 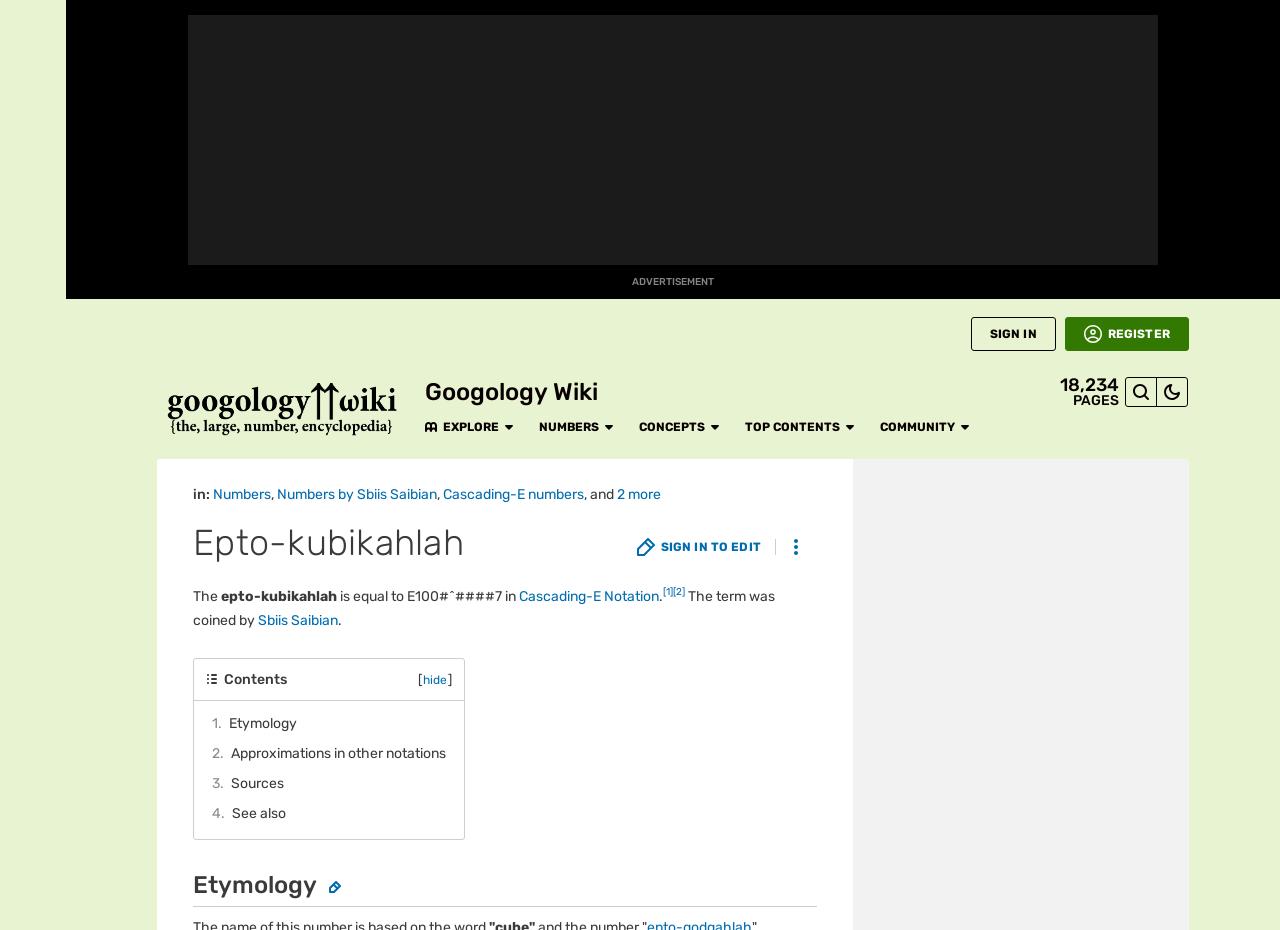 What do you see at coordinates (401, 203) in the screenshot?
I see `'Godgathor — Godtothol'` at bounding box center [401, 203].